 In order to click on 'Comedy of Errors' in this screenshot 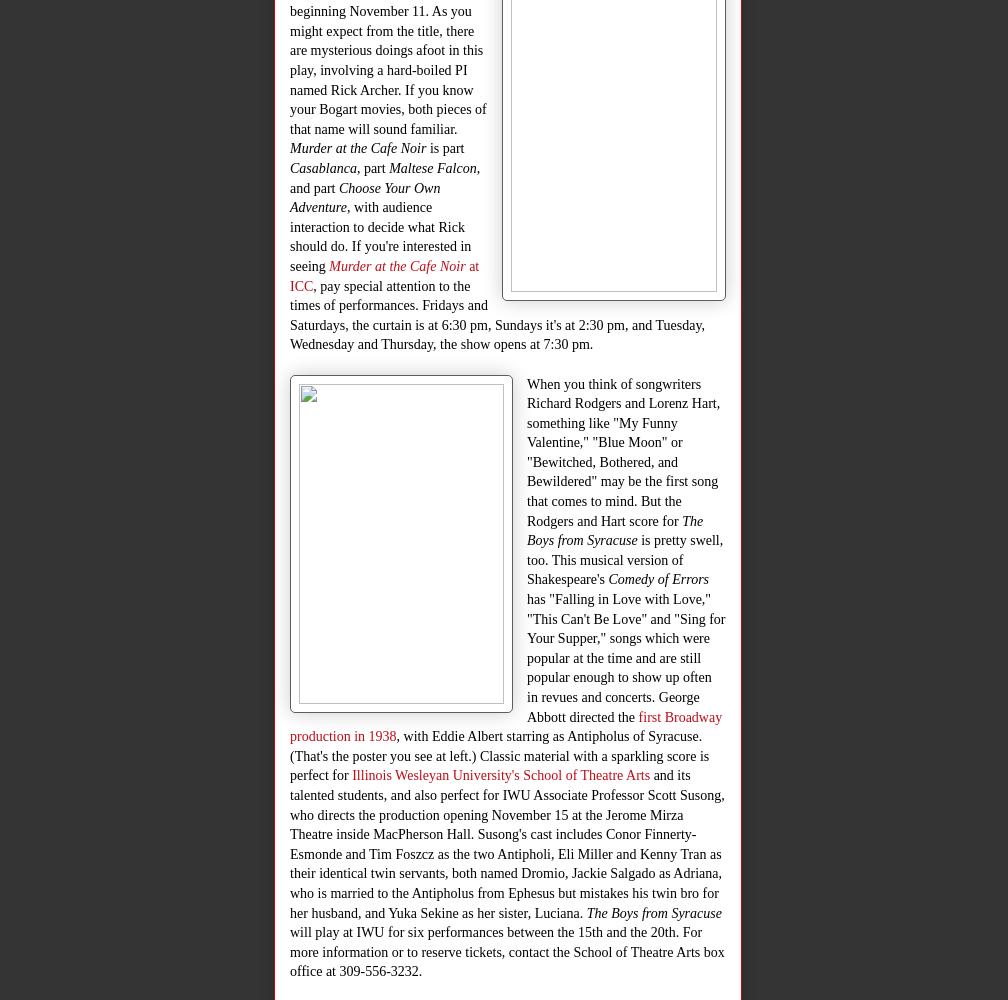, I will do `click(658, 578)`.